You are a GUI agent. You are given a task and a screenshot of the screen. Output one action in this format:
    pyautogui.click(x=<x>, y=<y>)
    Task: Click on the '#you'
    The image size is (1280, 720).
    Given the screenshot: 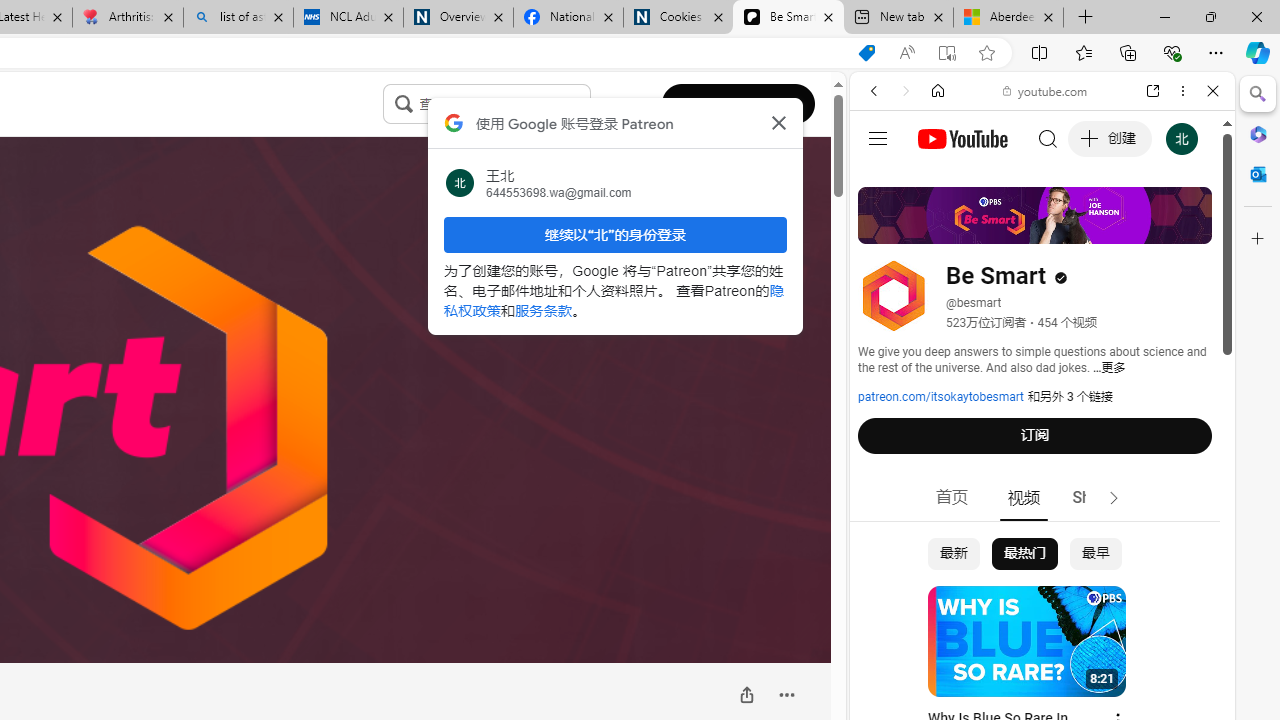 What is the action you would take?
    pyautogui.click(x=1041, y=445)
    